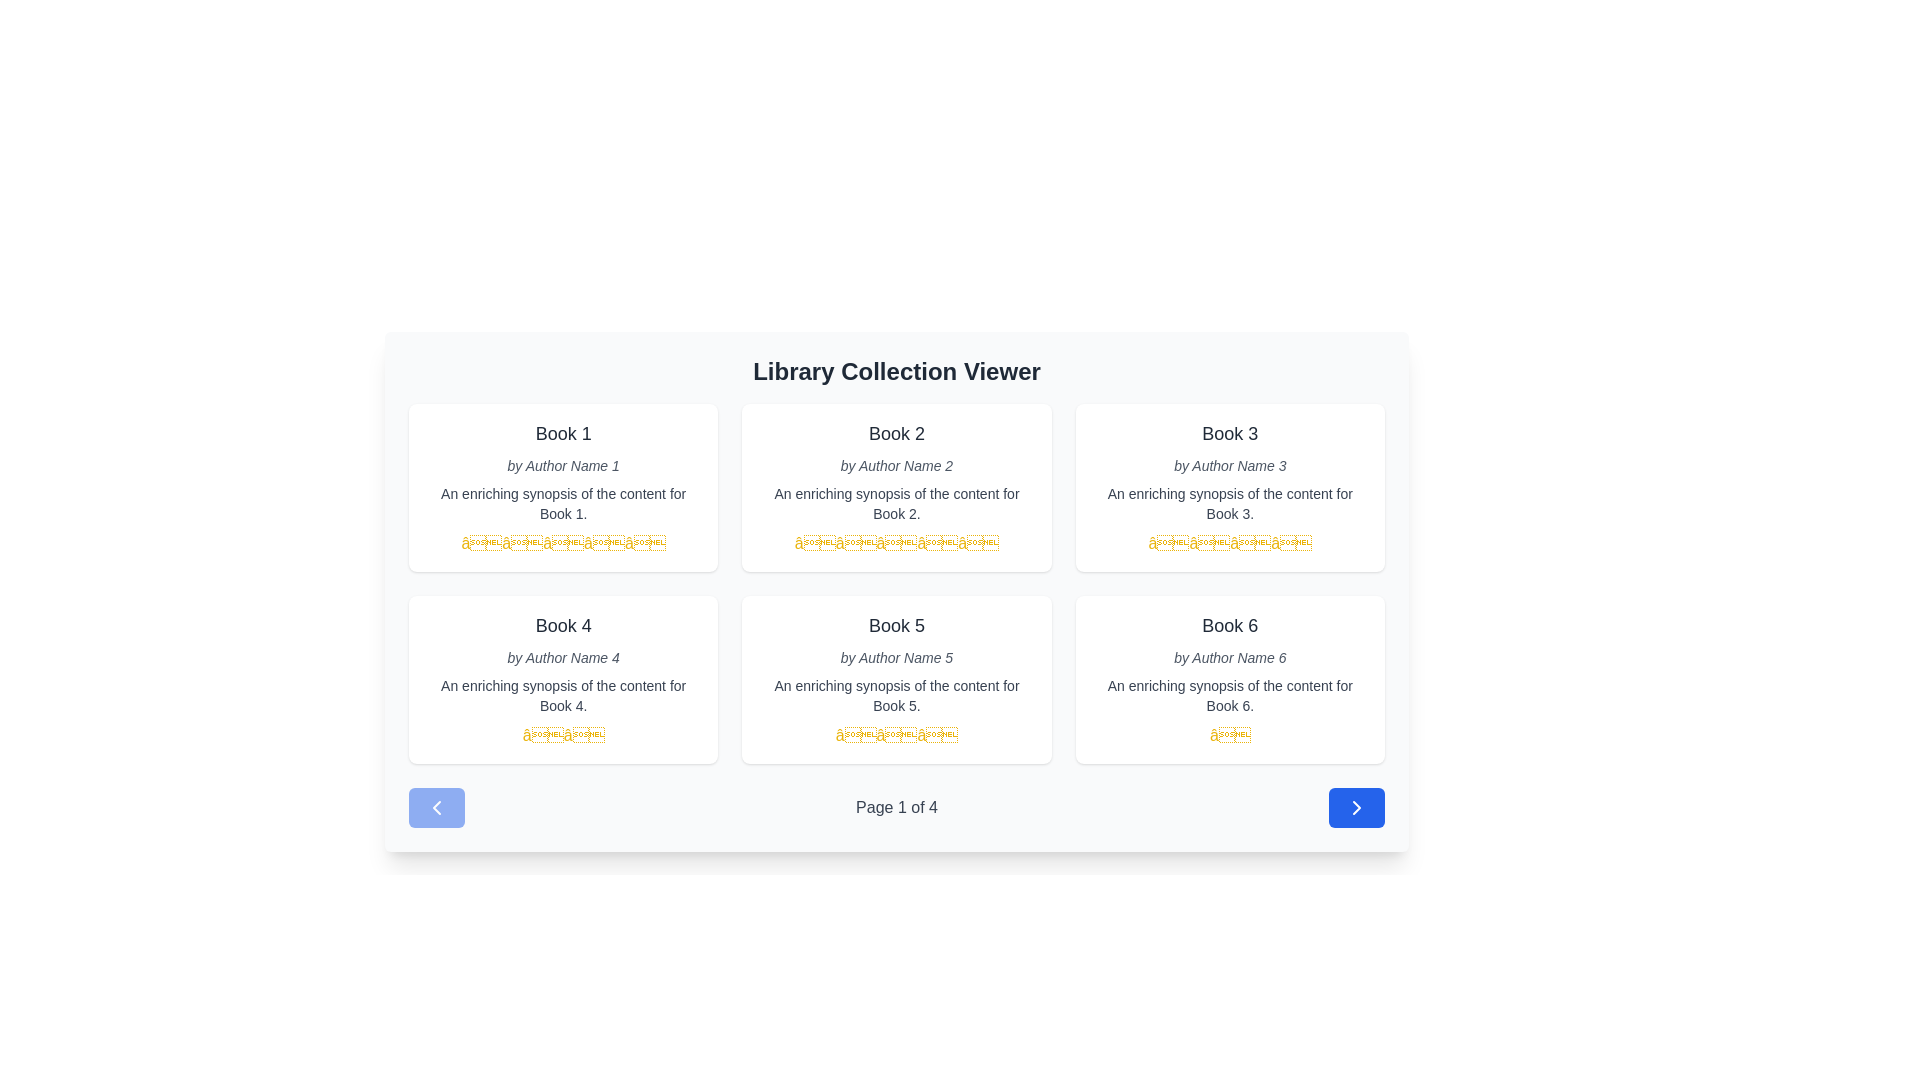 This screenshot has height=1080, width=1920. Describe the element at coordinates (896, 503) in the screenshot. I see `the Text label that provides a synopsis for 'Book 2', located in the second card of the first row, below the author's name and above the star rating section` at that location.